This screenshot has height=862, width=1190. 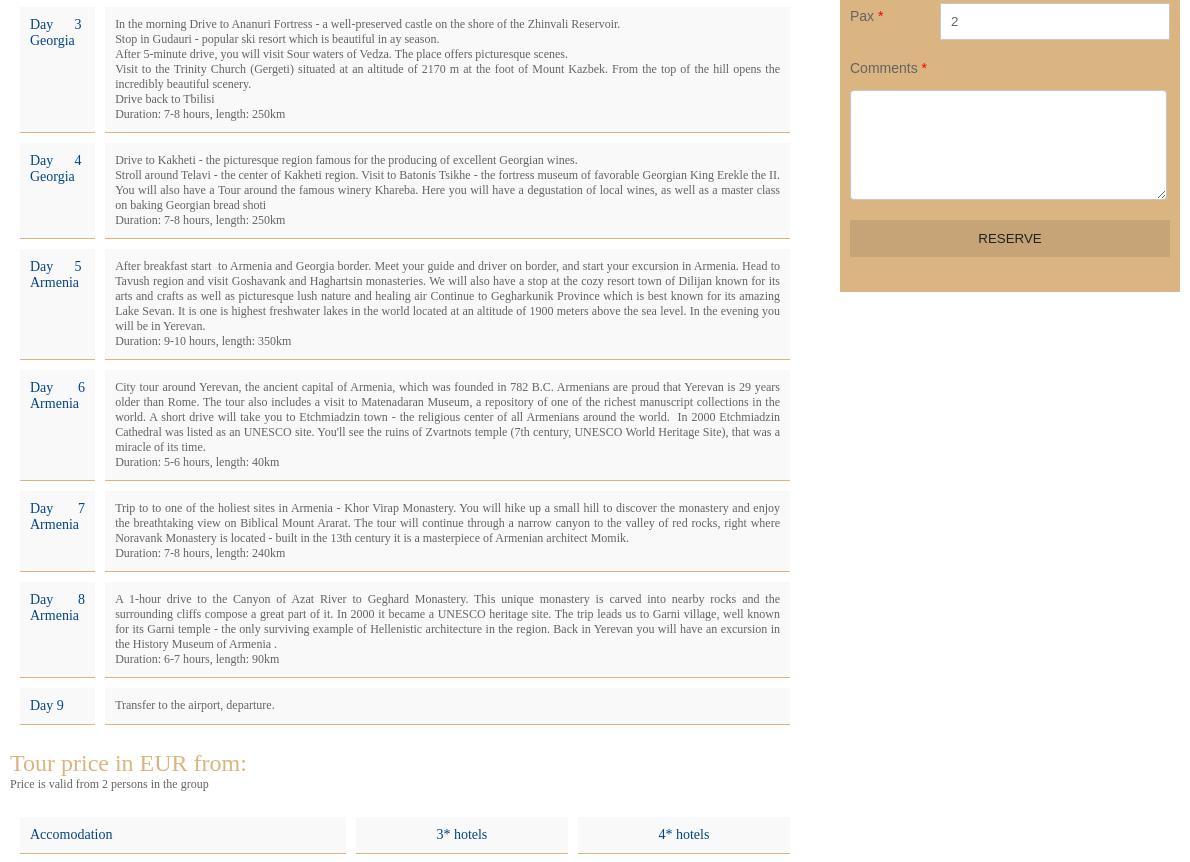 I want to click on '4* hotels', so click(x=682, y=833).